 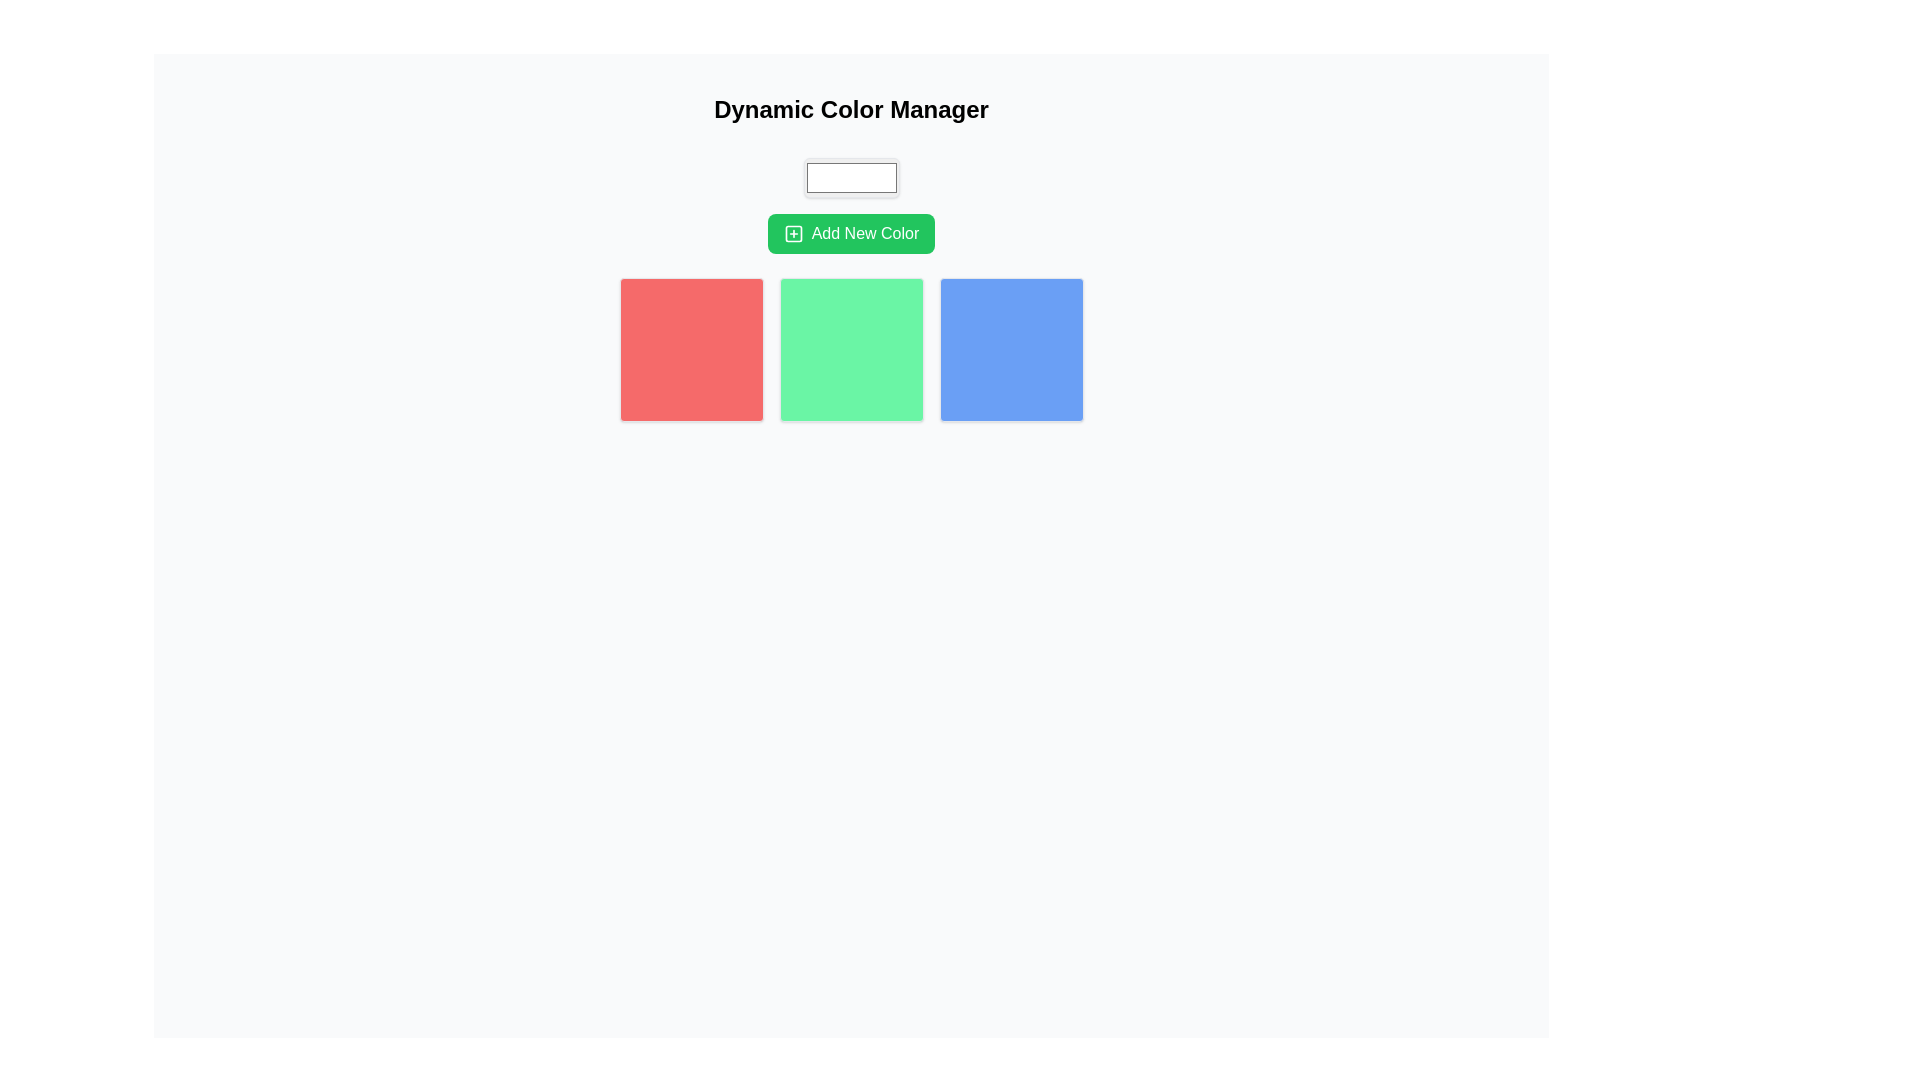 I want to click on the bold, large-sized text displaying 'Dynamic Color Manager', which is centrally aligned at the top of the layout, so click(x=851, y=110).